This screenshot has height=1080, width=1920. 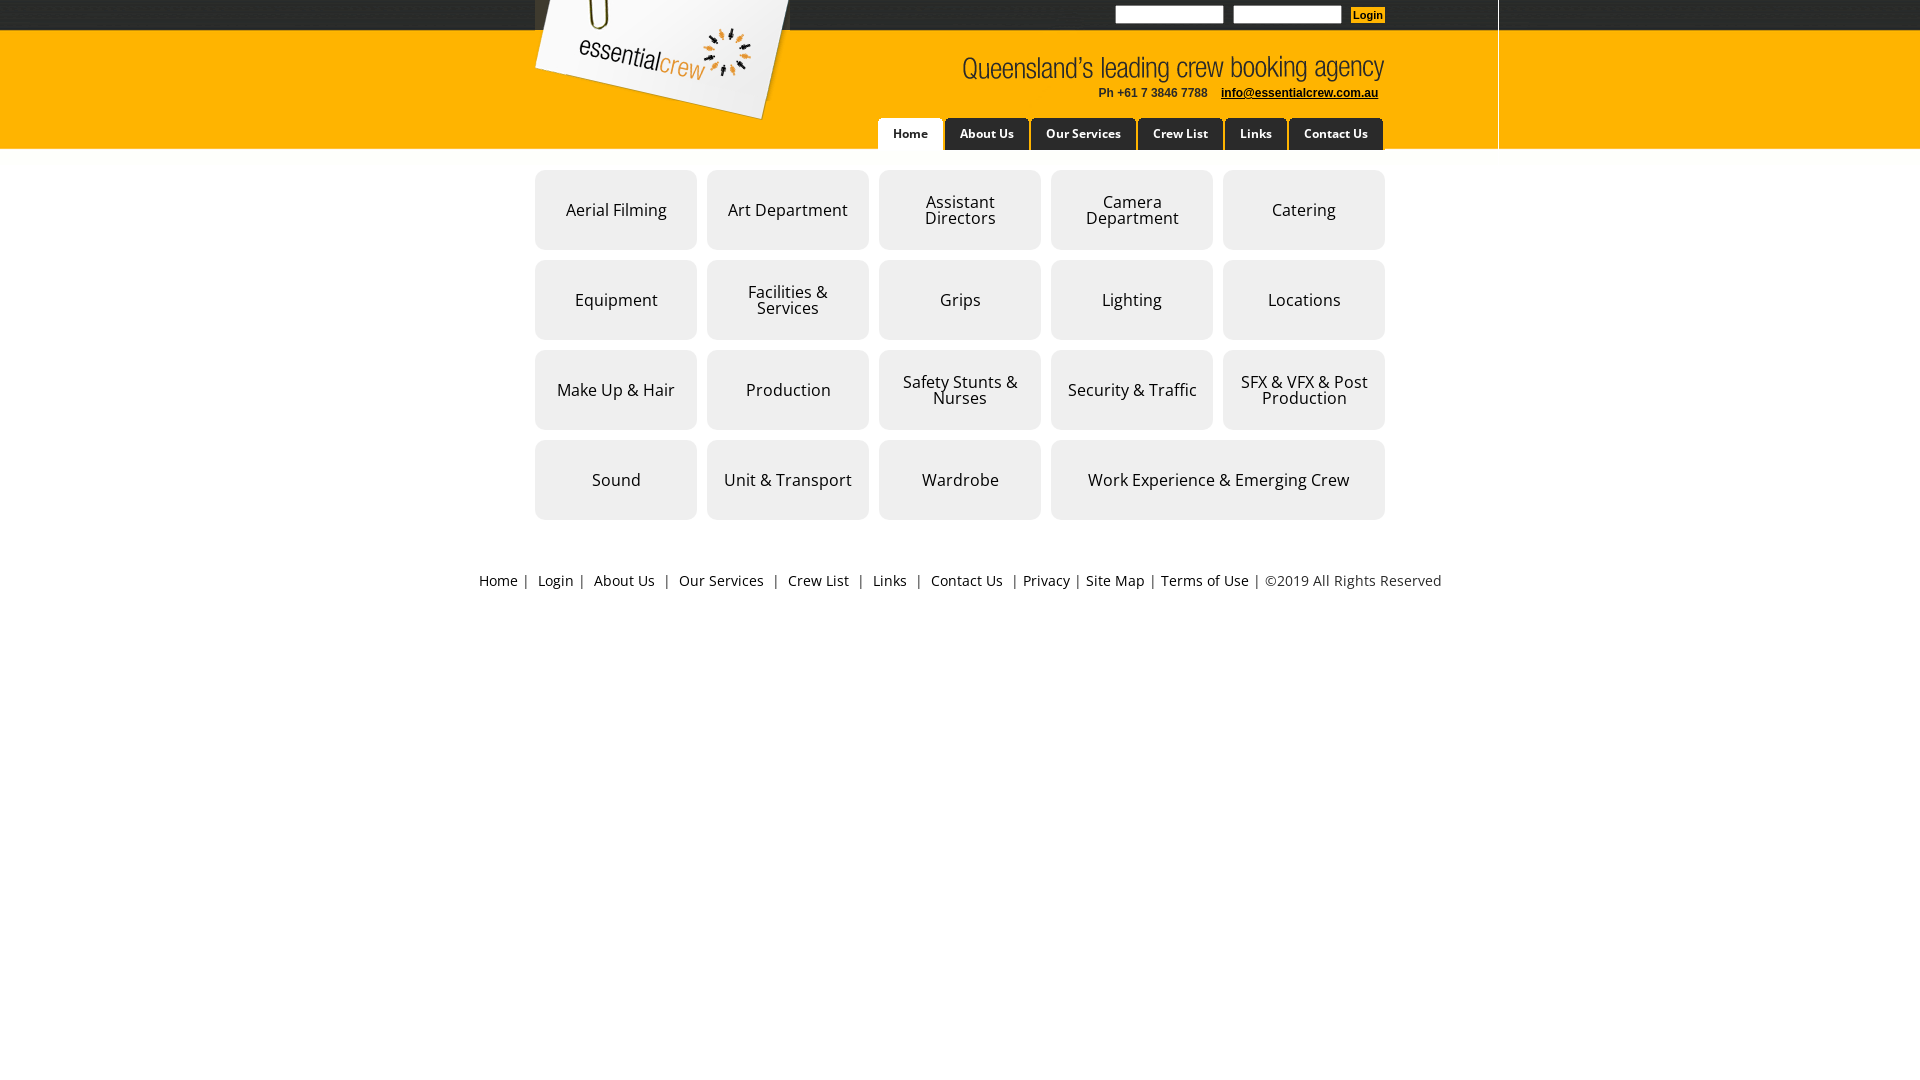 I want to click on 'Locations', so click(x=1222, y=300).